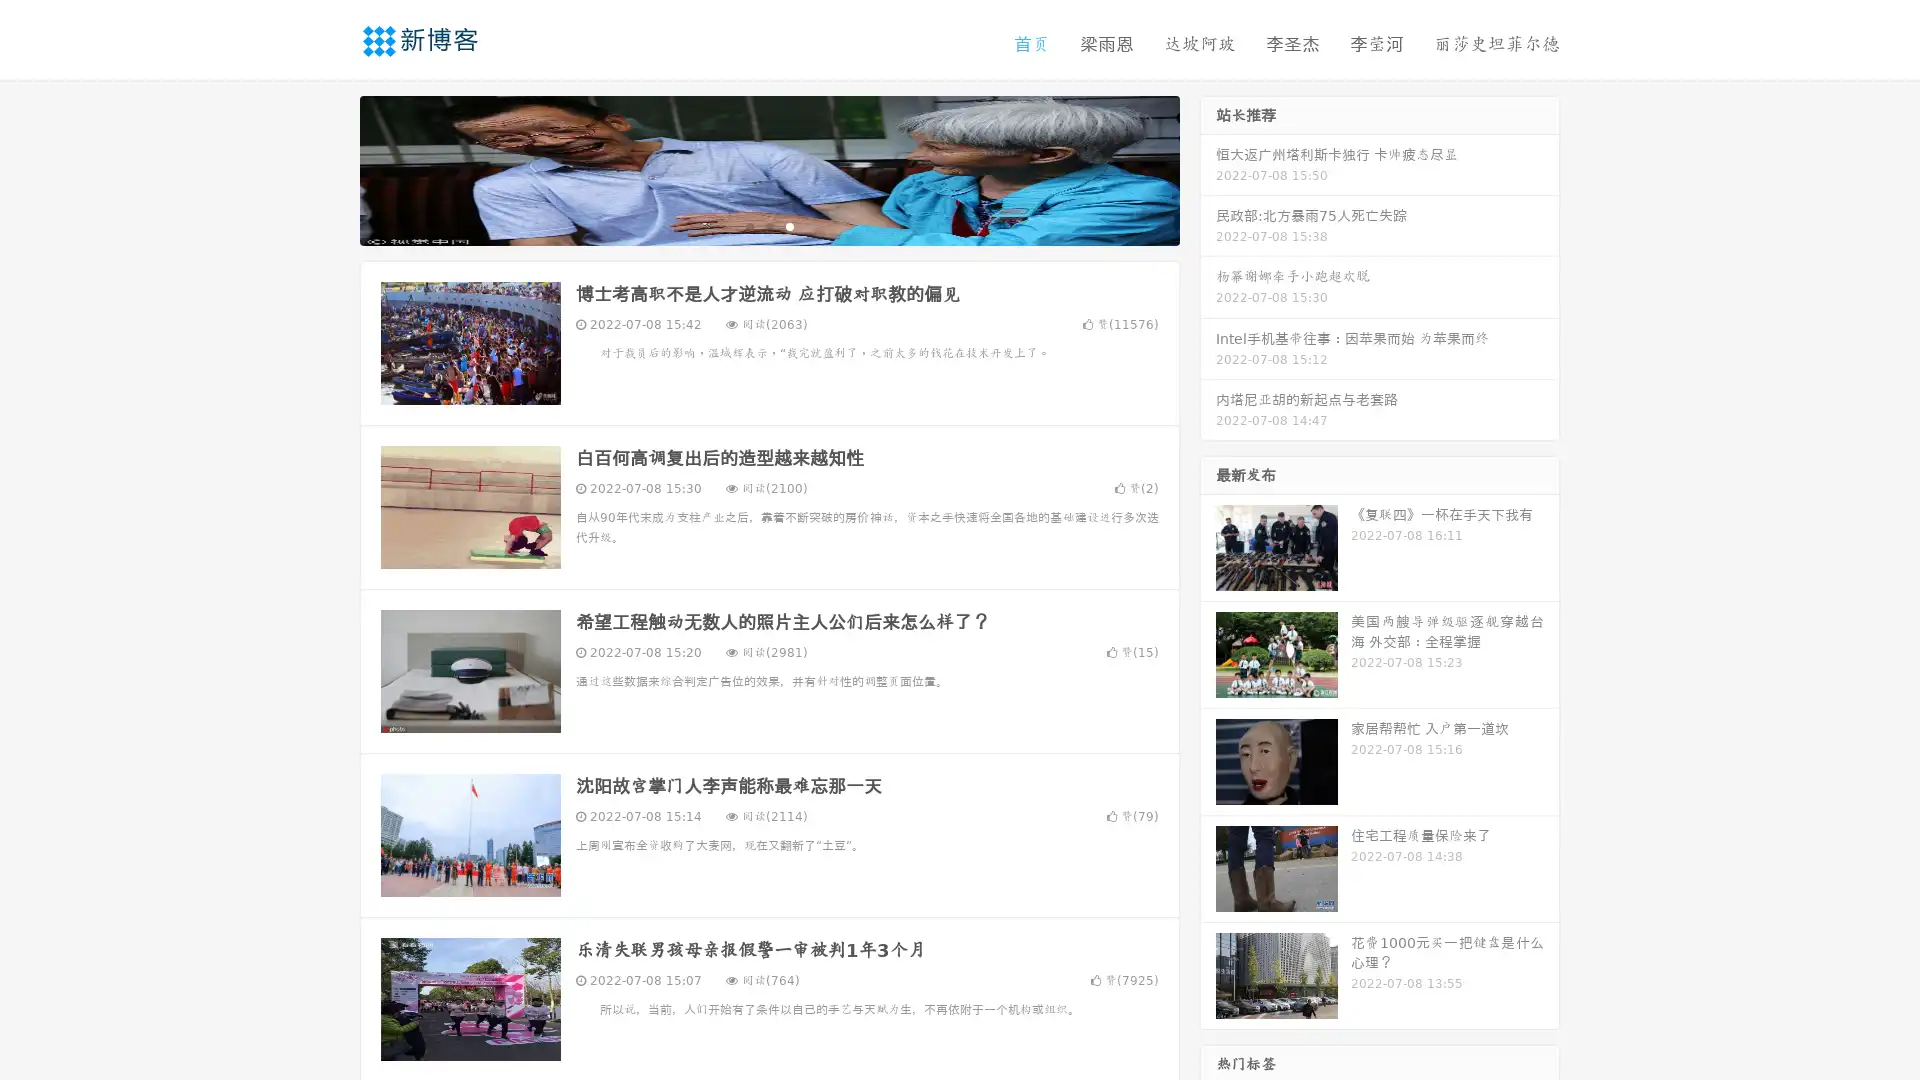 This screenshot has height=1080, width=1920. What do you see at coordinates (1208, 168) in the screenshot?
I see `Next slide` at bounding box center [1208, 168].